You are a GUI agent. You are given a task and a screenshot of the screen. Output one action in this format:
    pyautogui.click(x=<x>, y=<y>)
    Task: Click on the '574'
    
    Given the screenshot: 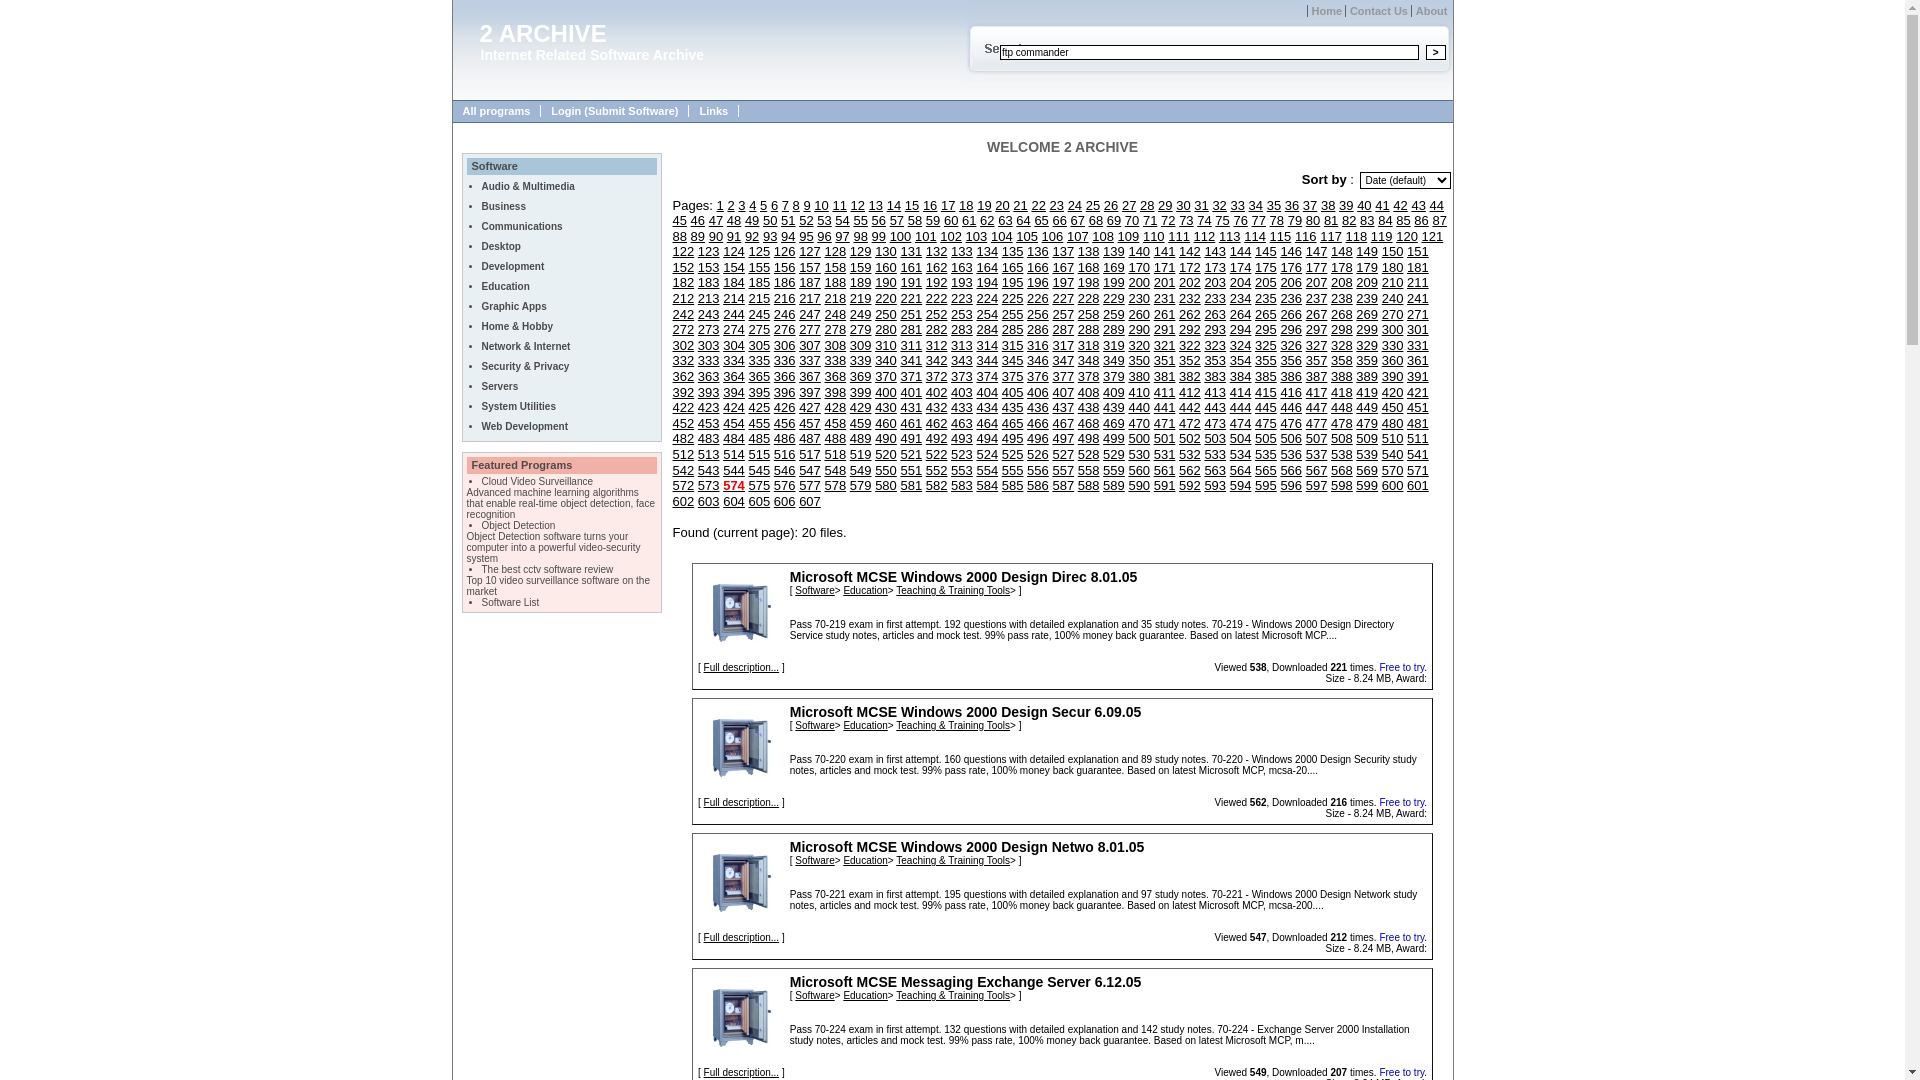 What is the action you would take?
    pyautogui.click(x=733, y=485)
    